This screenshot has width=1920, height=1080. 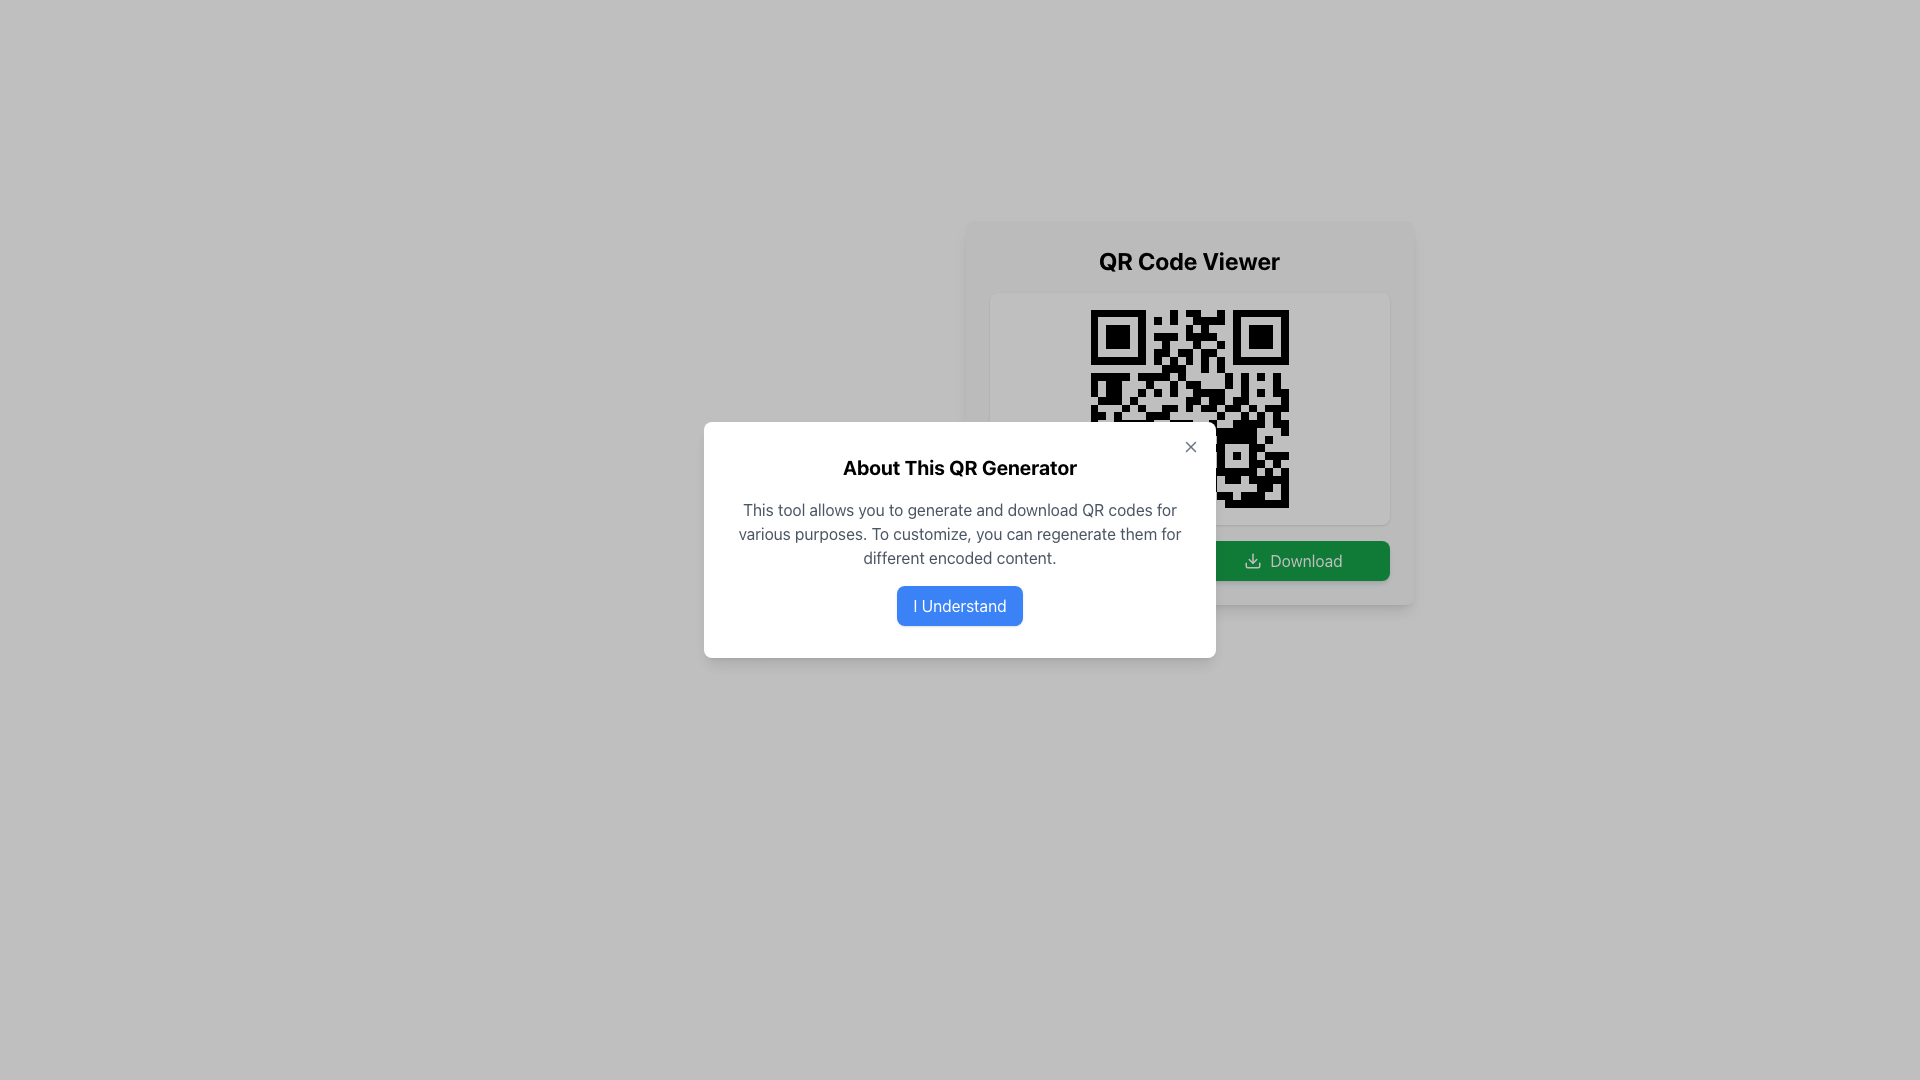 I want to click on the green button labeled 'Download' which contains the icon indicating the purpose of downloading content, so click(x=1252, y=560).